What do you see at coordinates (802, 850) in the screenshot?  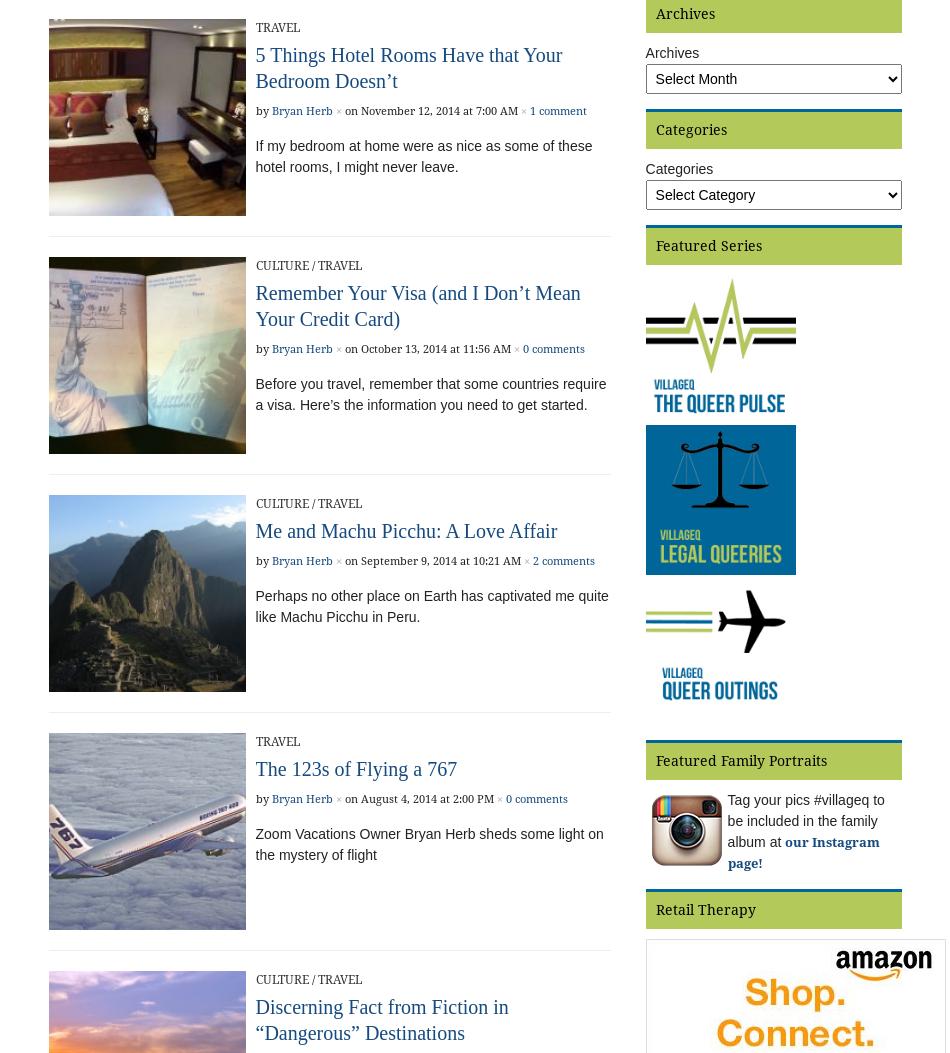 I see `'our Instagram page!'` at bounding box center [802, 850].